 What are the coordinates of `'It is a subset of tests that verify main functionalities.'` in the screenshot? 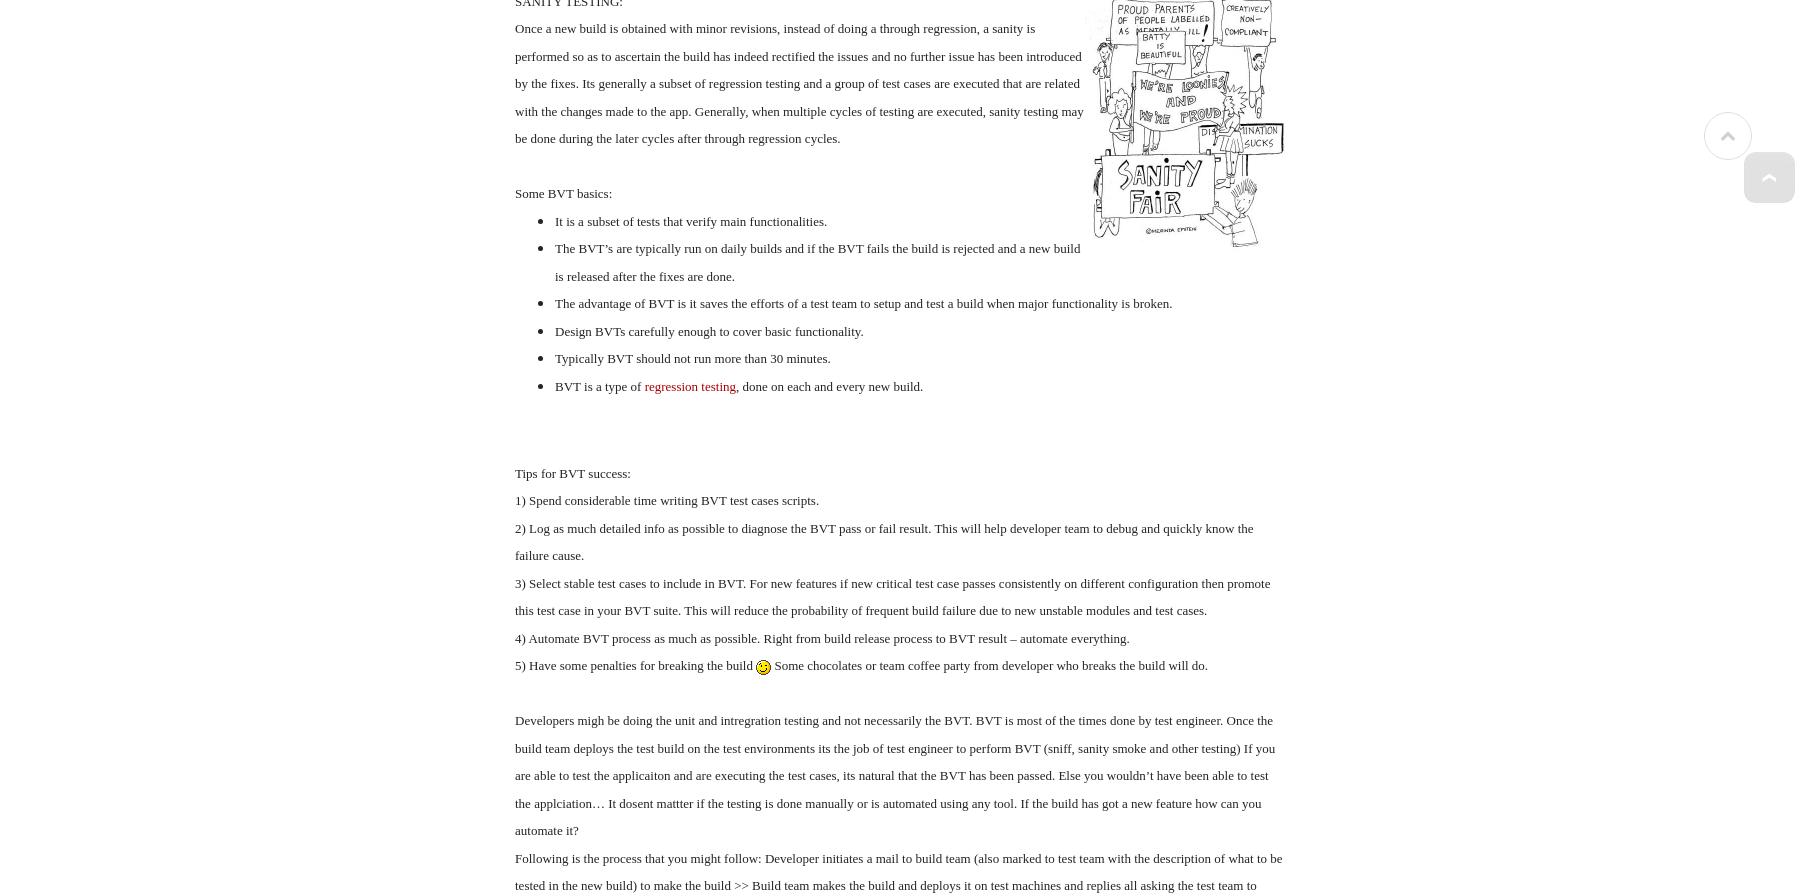 It's located at (690, 220).